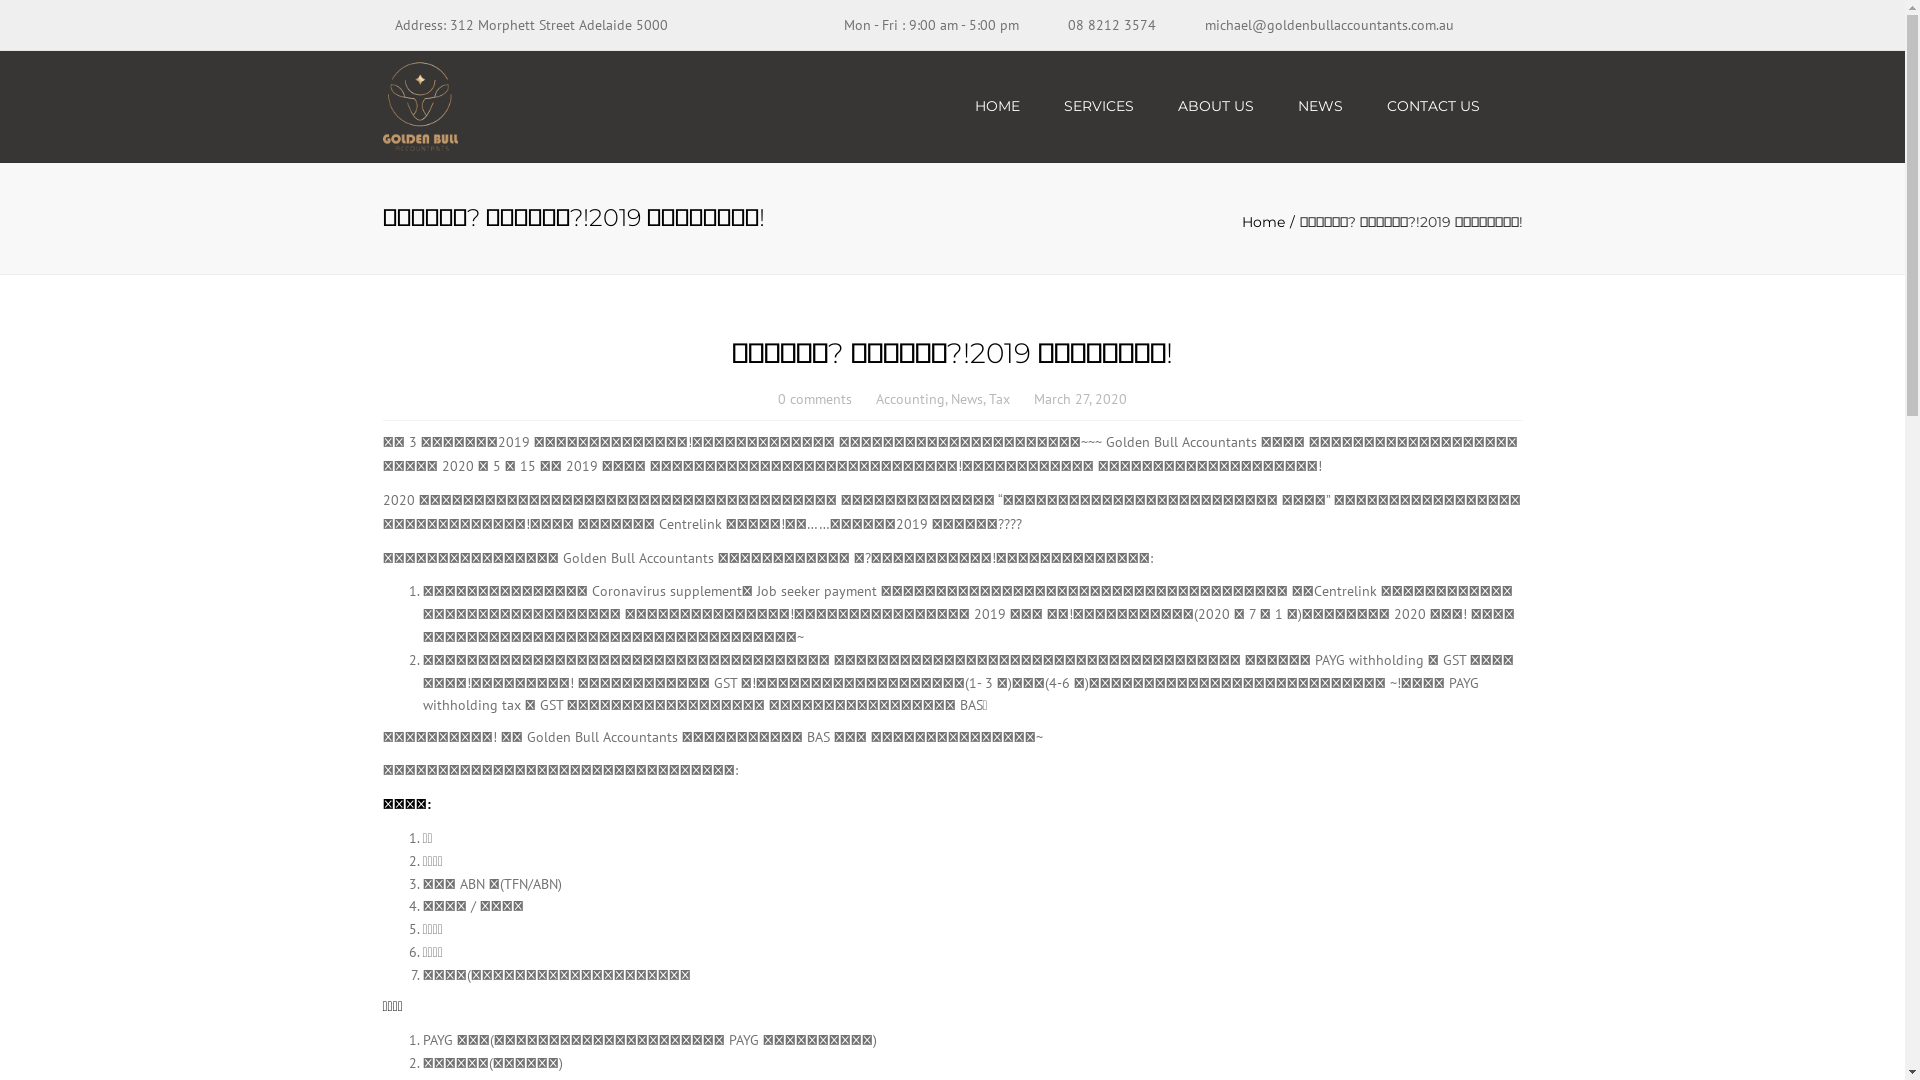 This screenshot has height=1080, width=1920. Describe the element at coordinates (1098, 106) in the screenshot. I see `'SERVICES'` at that location.